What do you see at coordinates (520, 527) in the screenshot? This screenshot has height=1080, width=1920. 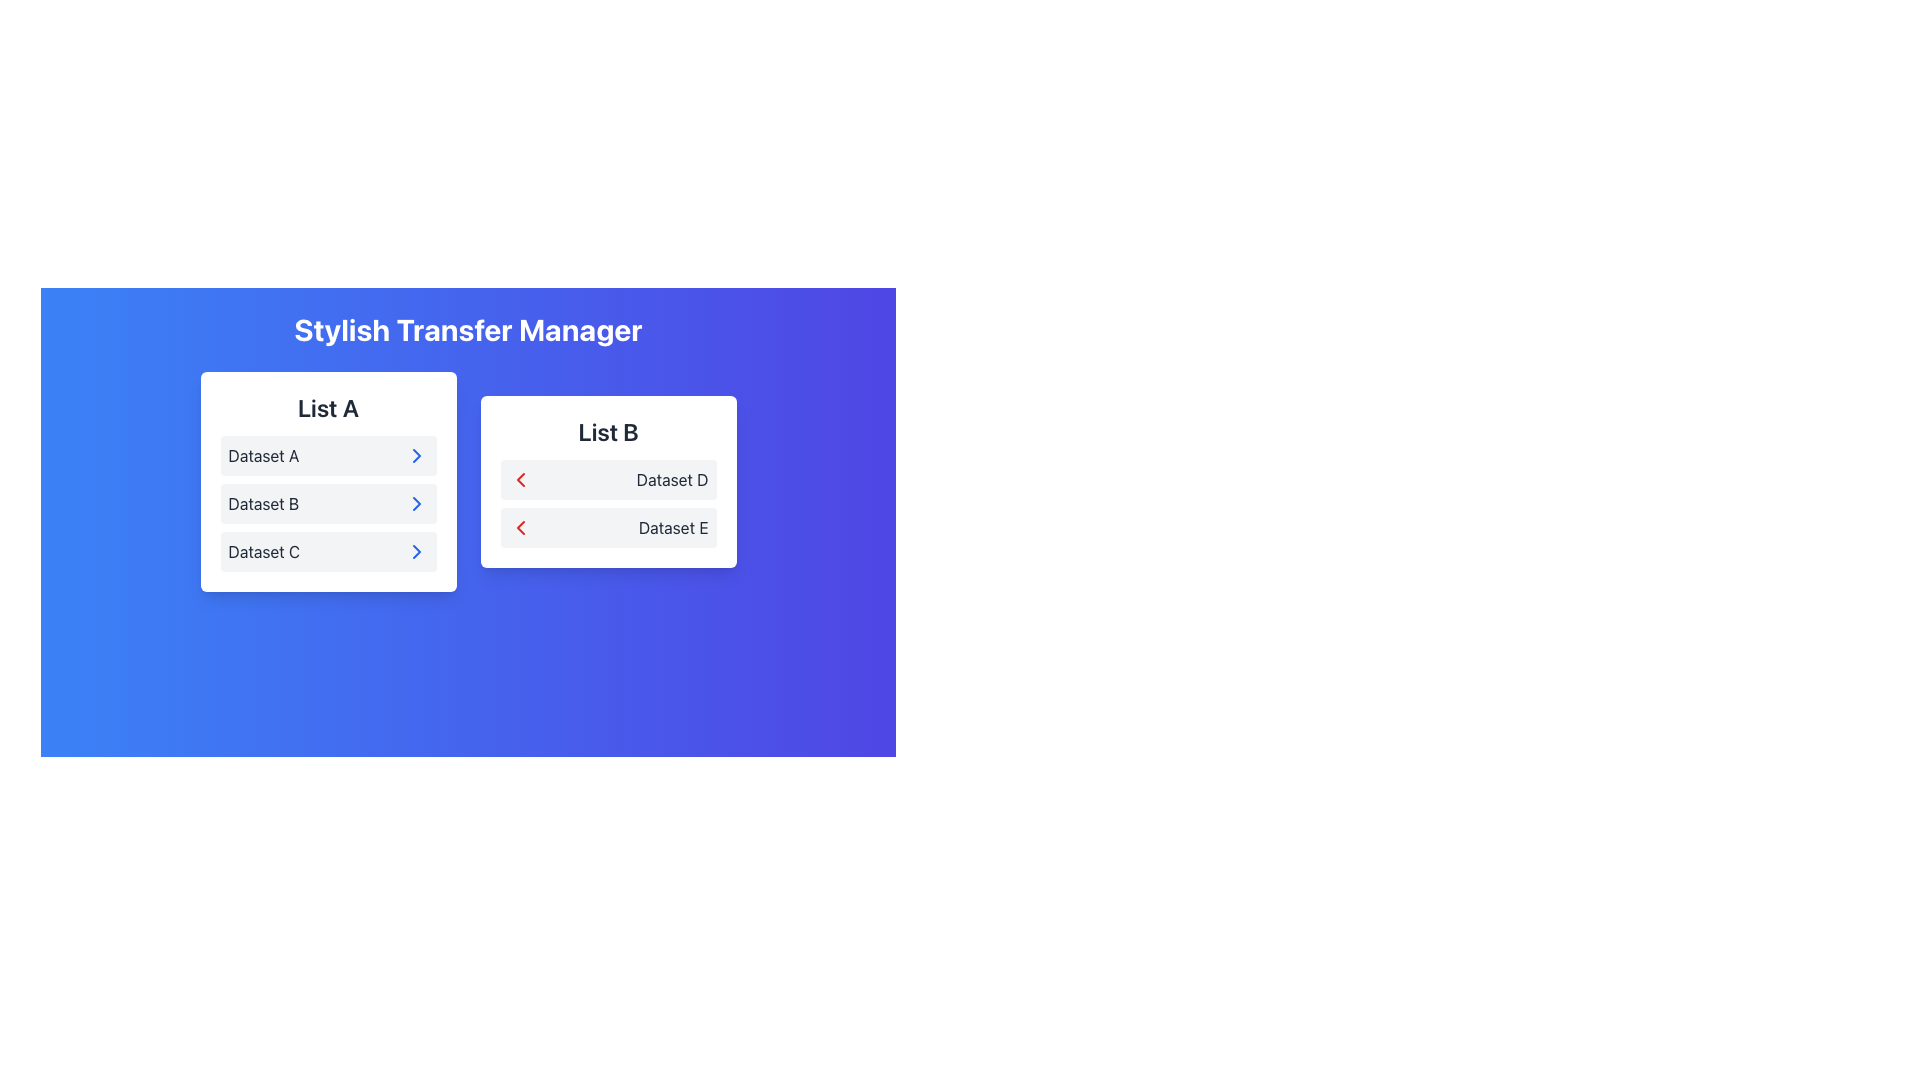 I see `the button located to the left of the text 'Dataset E' in the right-hand box labeled 'List B' to check if additional information or a tooltip appears` at bounding box center [520, 527].